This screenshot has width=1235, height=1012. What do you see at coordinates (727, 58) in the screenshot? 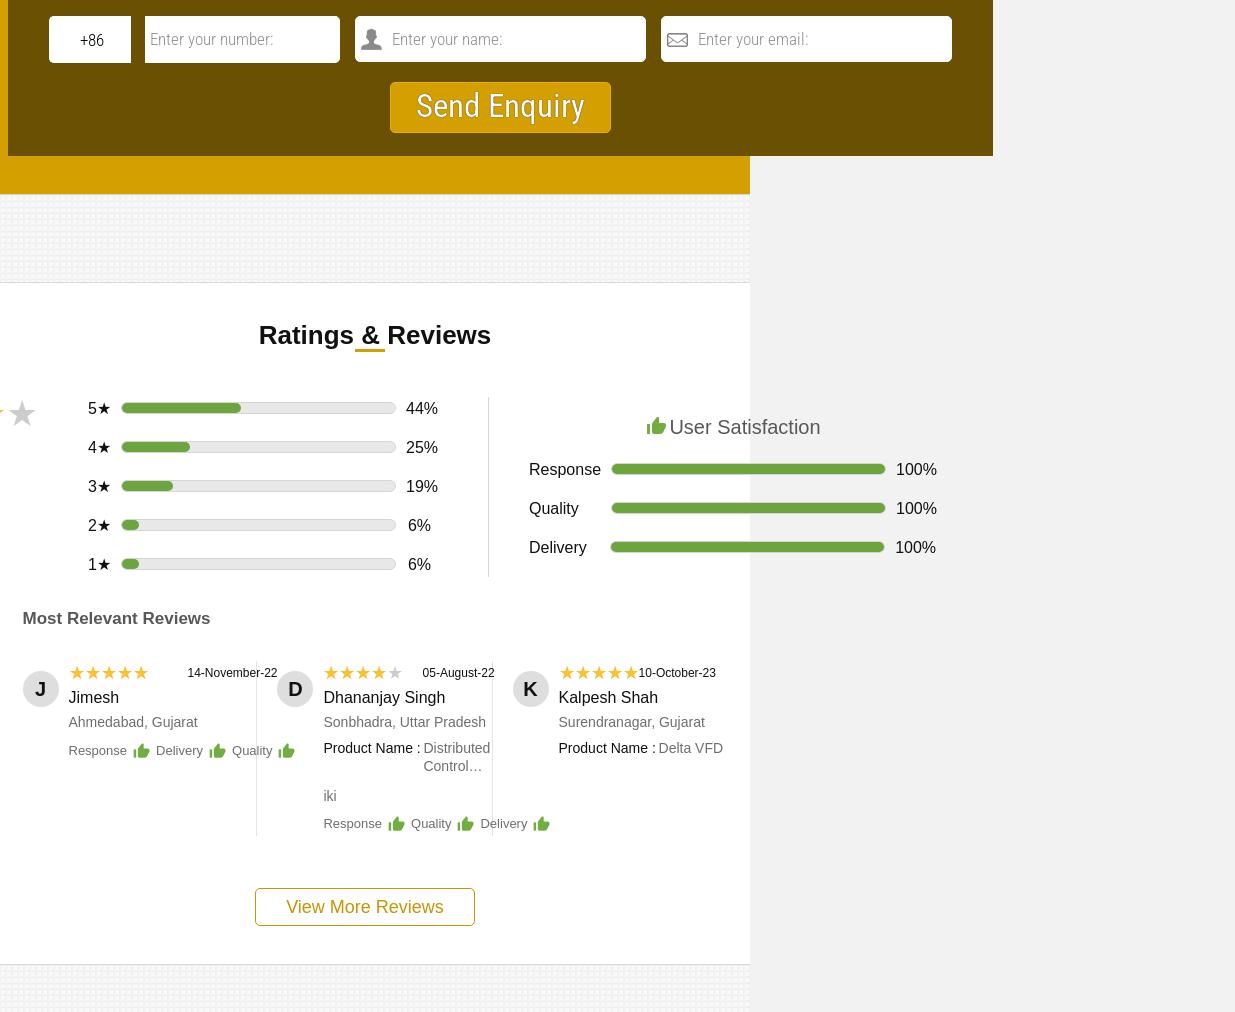
I see `'Additional Information:'` at bounding box center [727, 58].